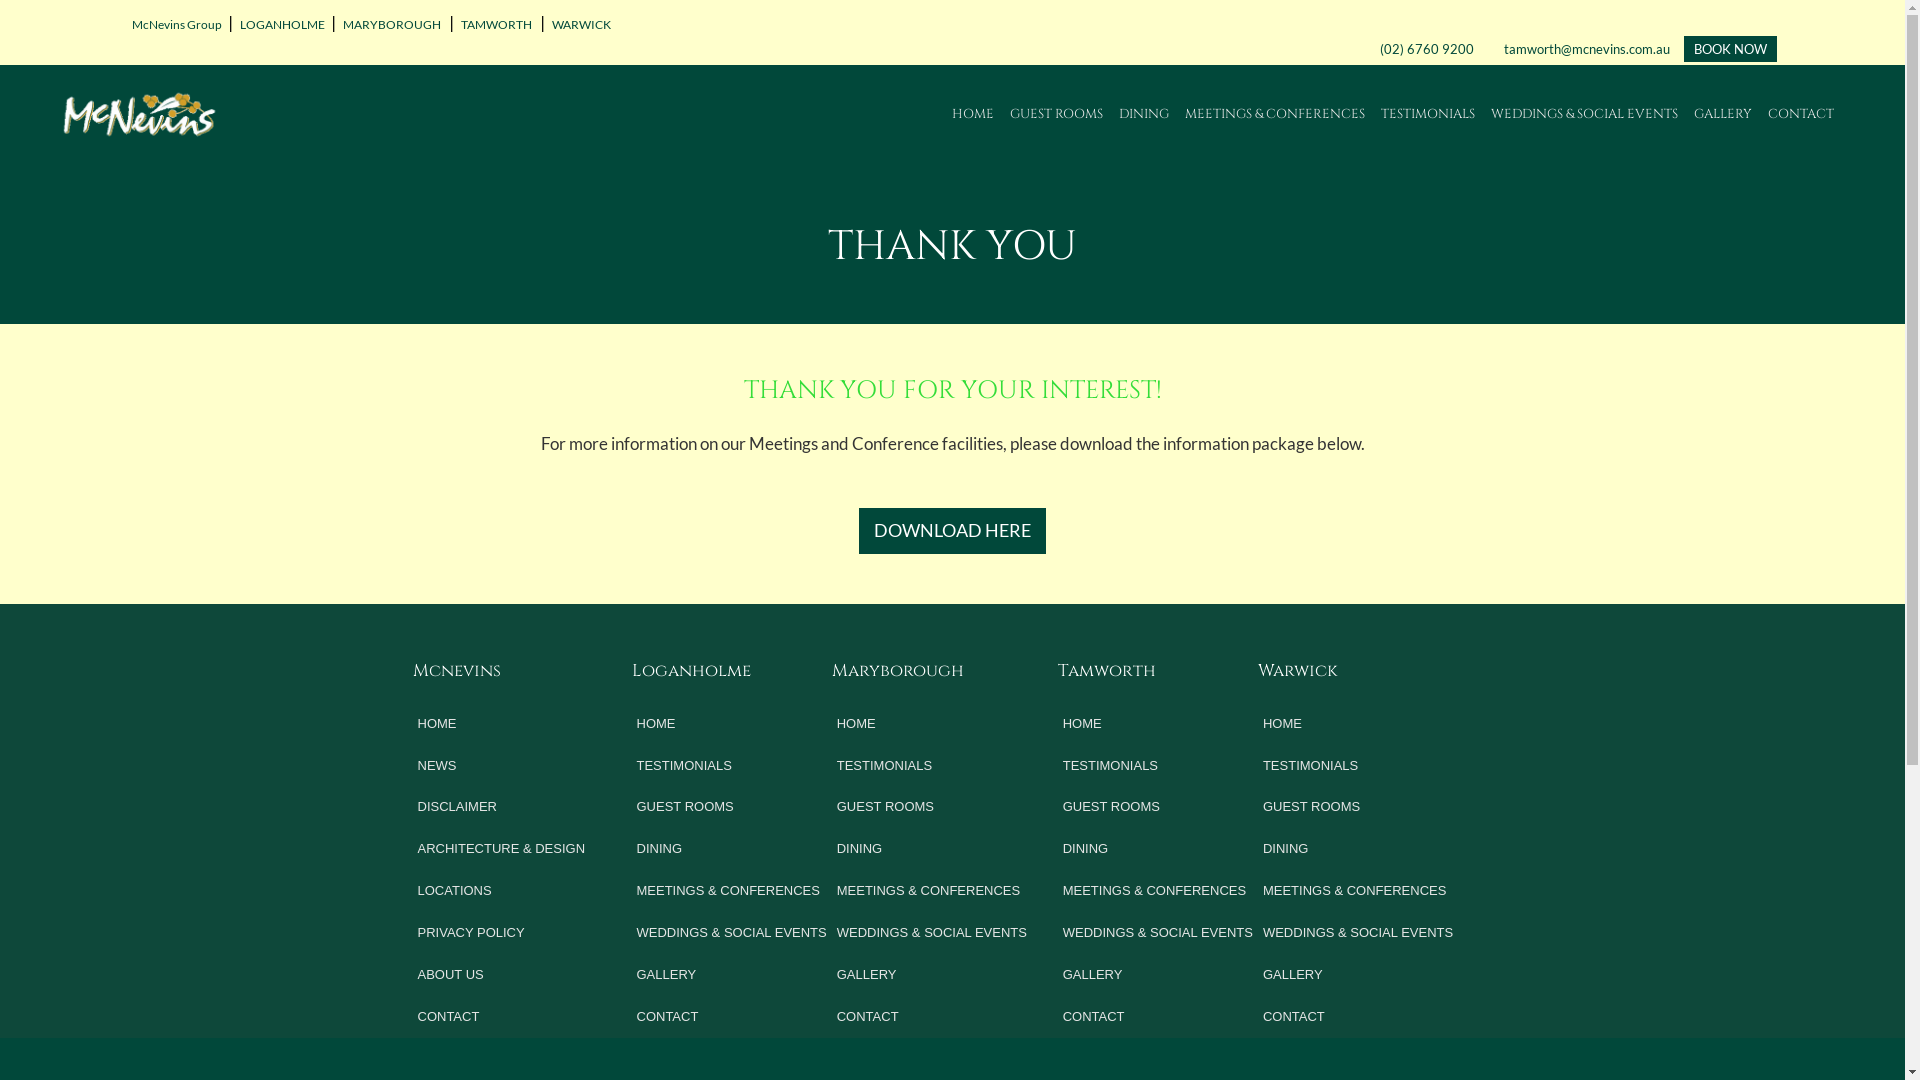 Image resolution: width=1920 pixels, height=1080 pixels. I want to click on 'GALLERY', so click(733, 974).